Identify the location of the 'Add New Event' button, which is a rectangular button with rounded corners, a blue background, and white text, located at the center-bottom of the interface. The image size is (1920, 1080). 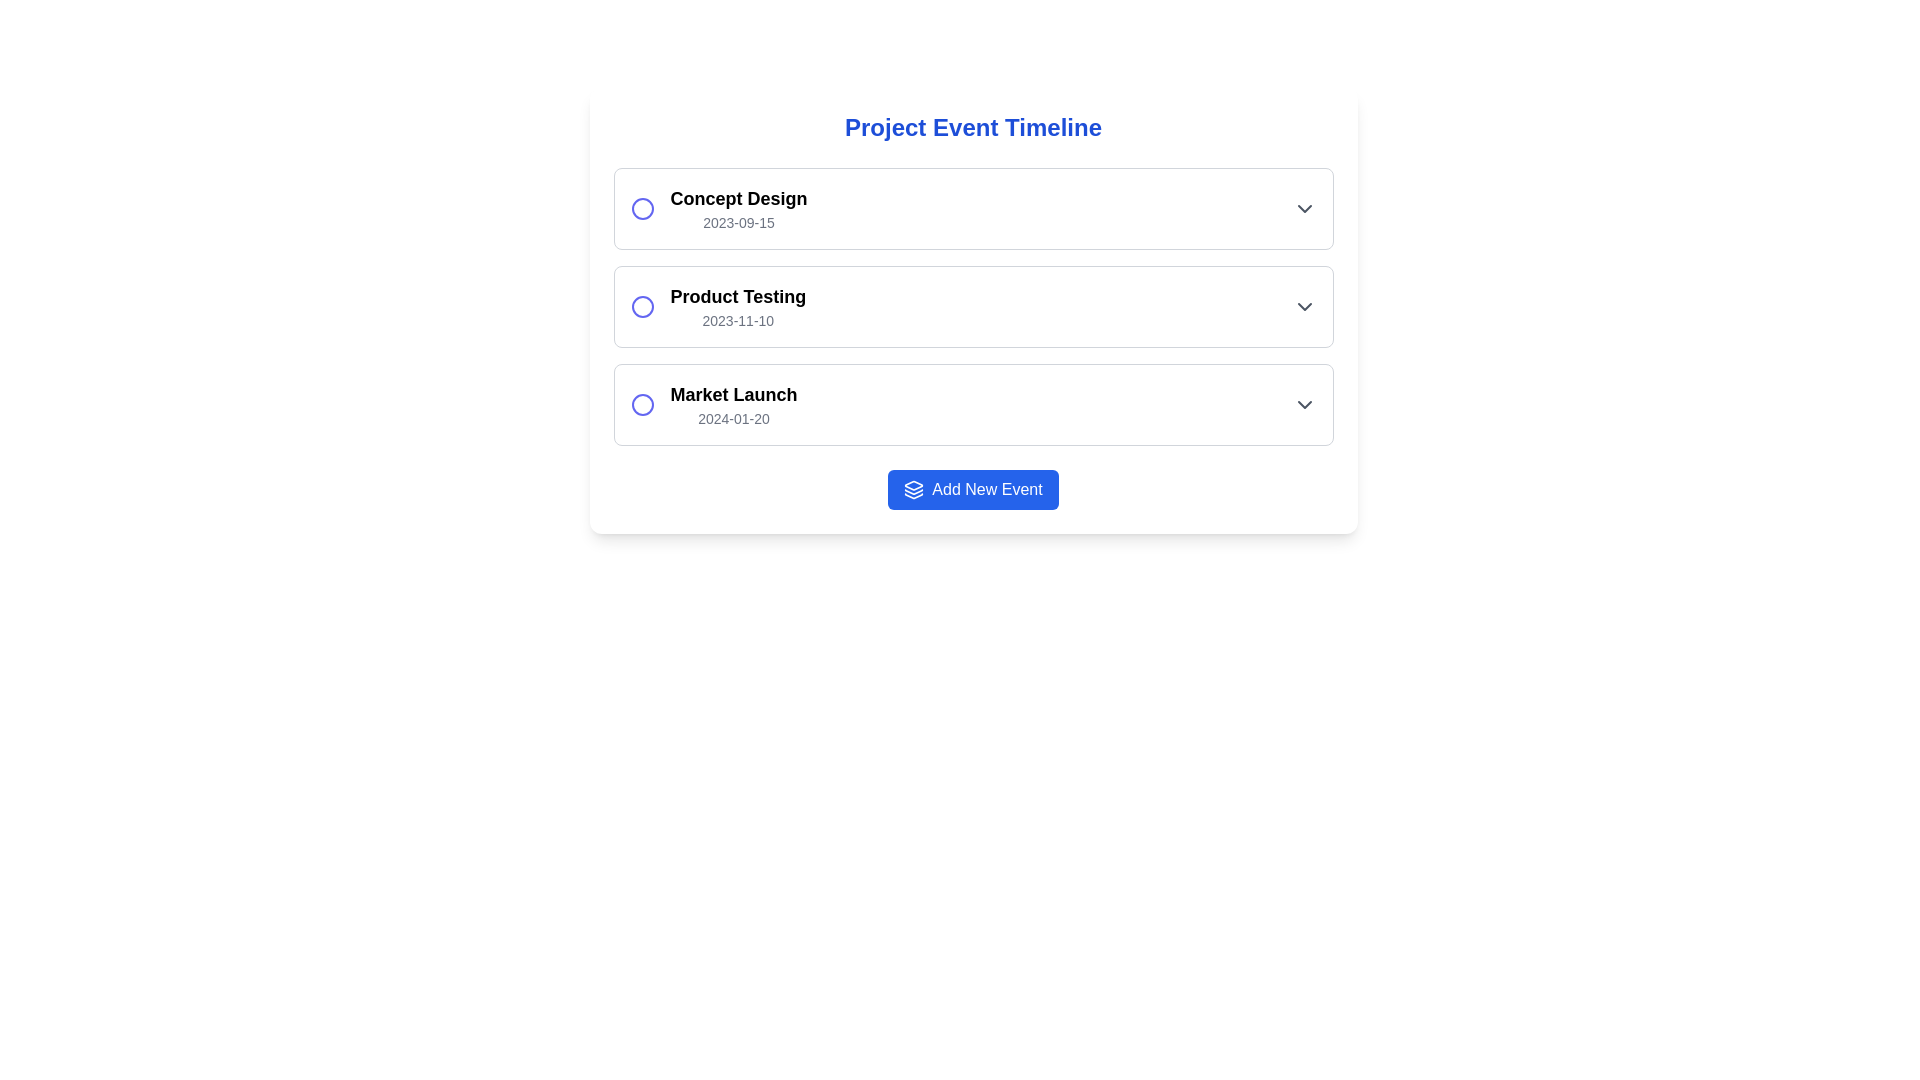
(973, 489).